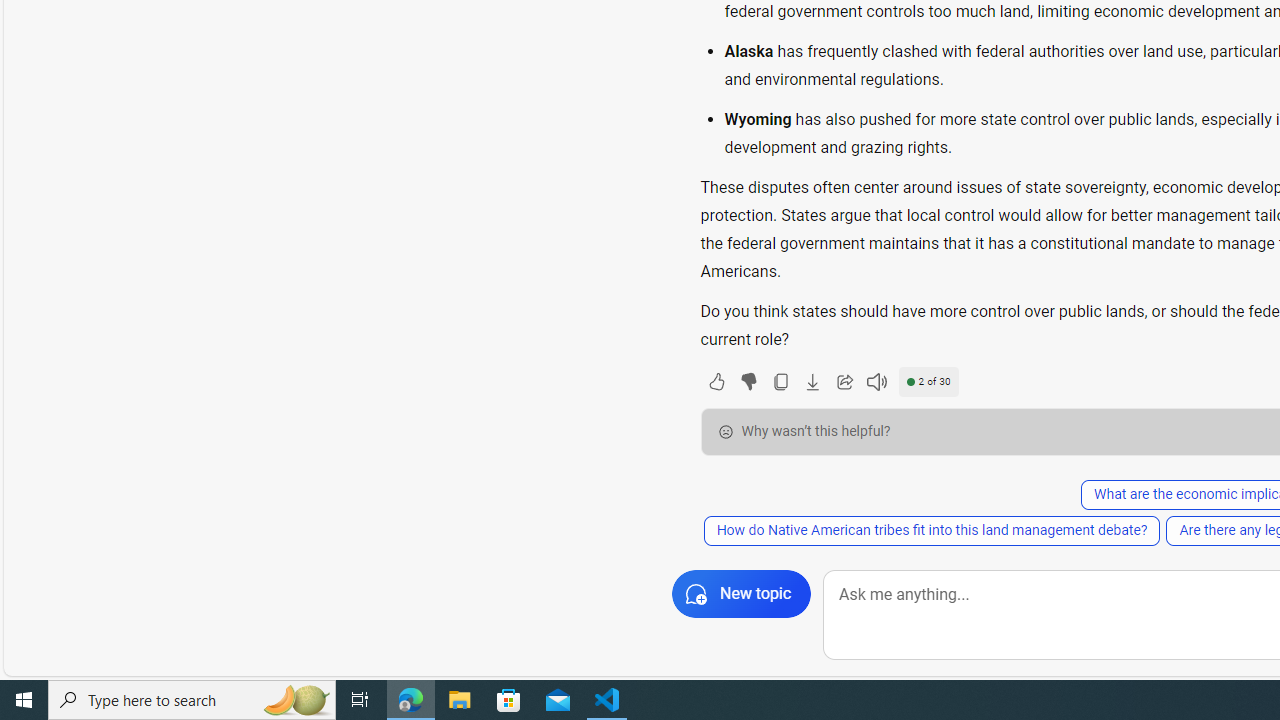 This screenshot has width=1280, height=720. I want to click on 'New topic', so click(740, 593).